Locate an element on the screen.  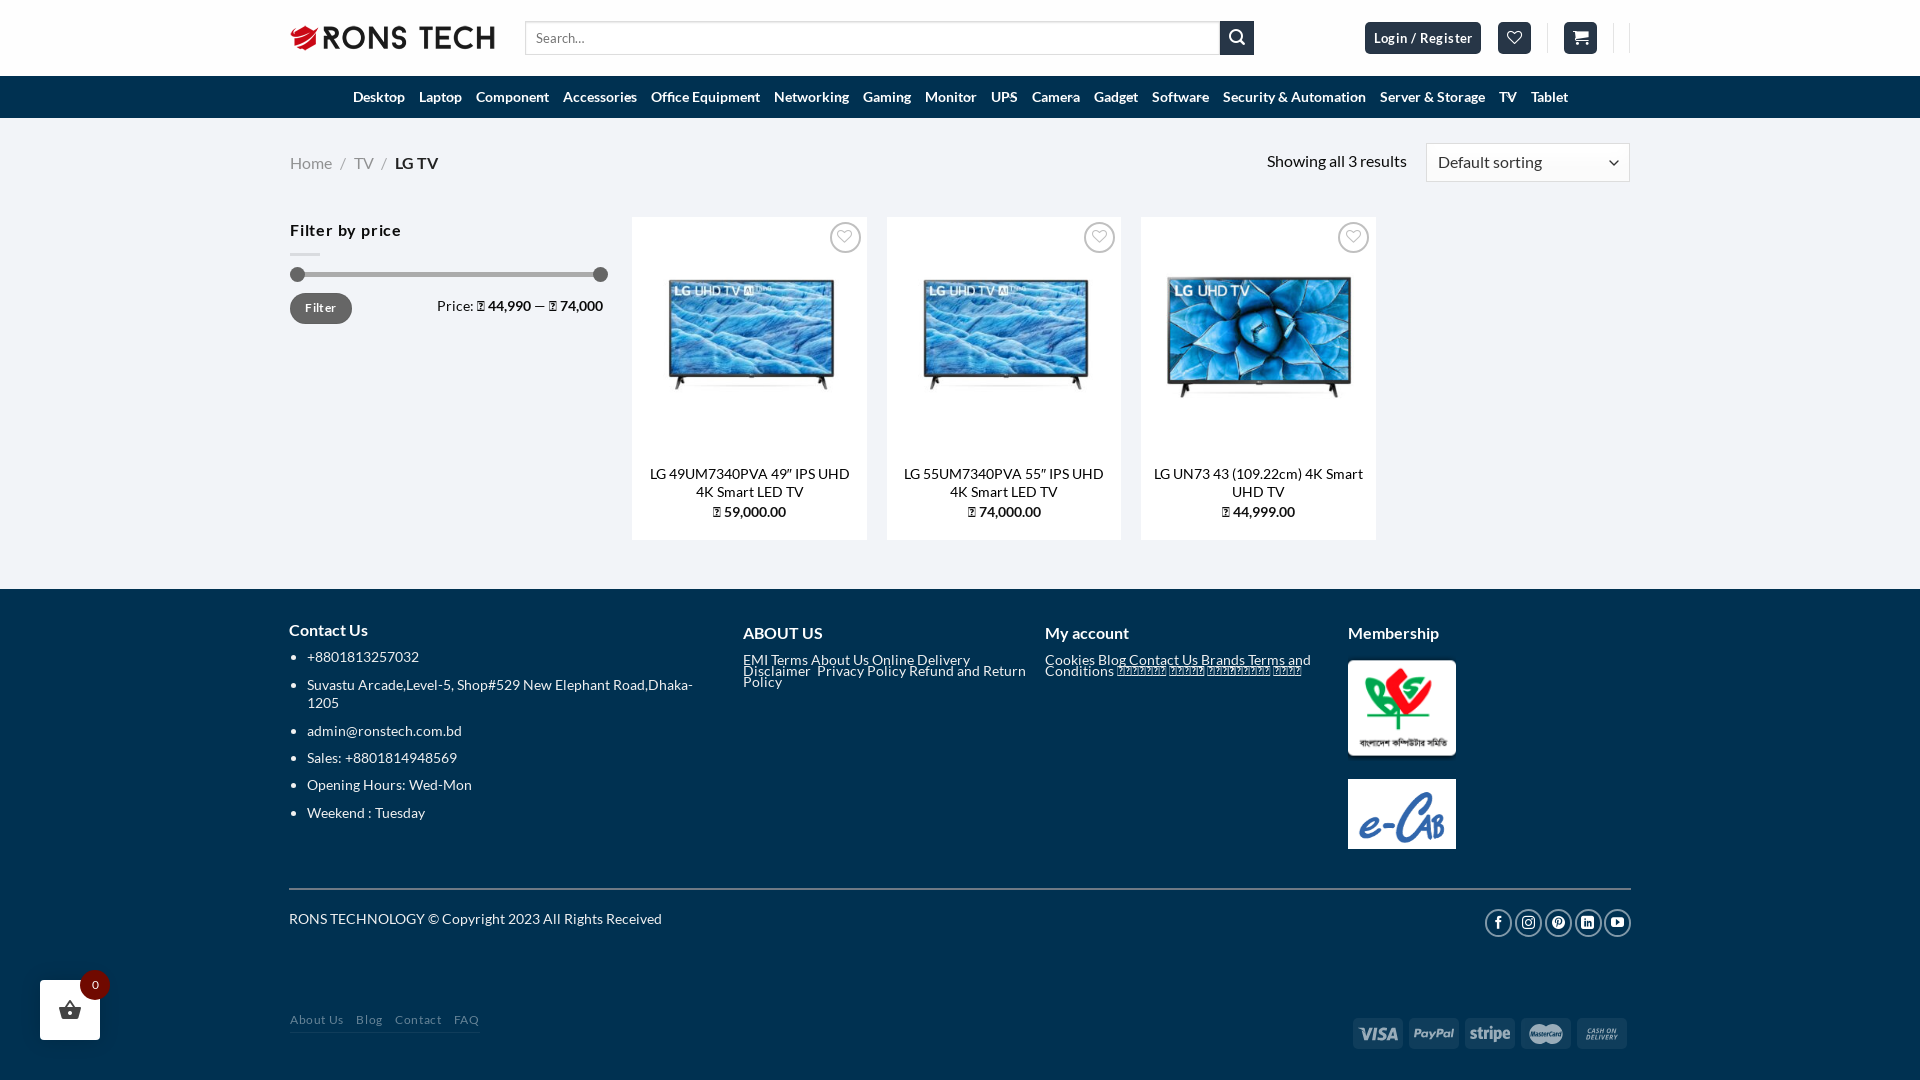
'Office Equipment' is located at coordinates (705, 96).